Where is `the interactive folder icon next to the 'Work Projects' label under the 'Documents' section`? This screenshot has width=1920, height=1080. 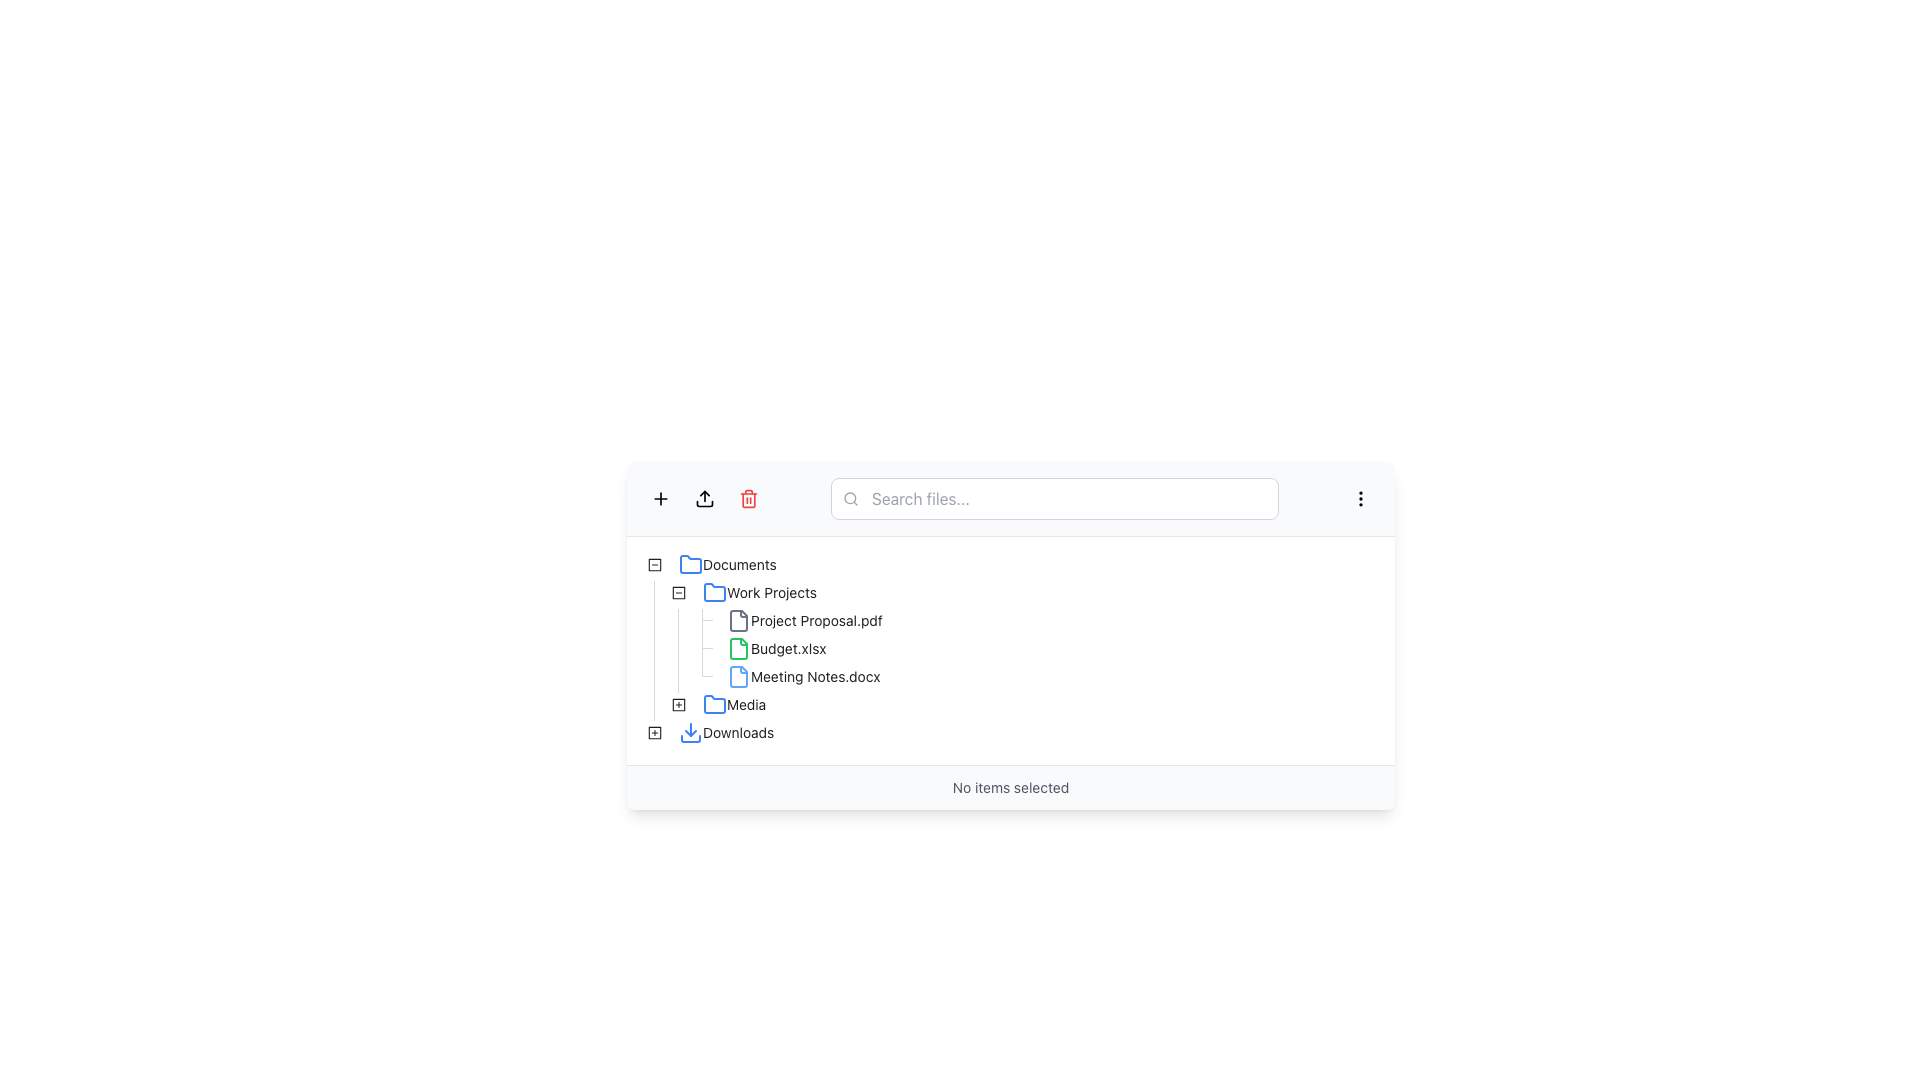
the interactive folder icon next to the 'Work Projects' label under the 'Documents' section is located at coordinates (678, 592).